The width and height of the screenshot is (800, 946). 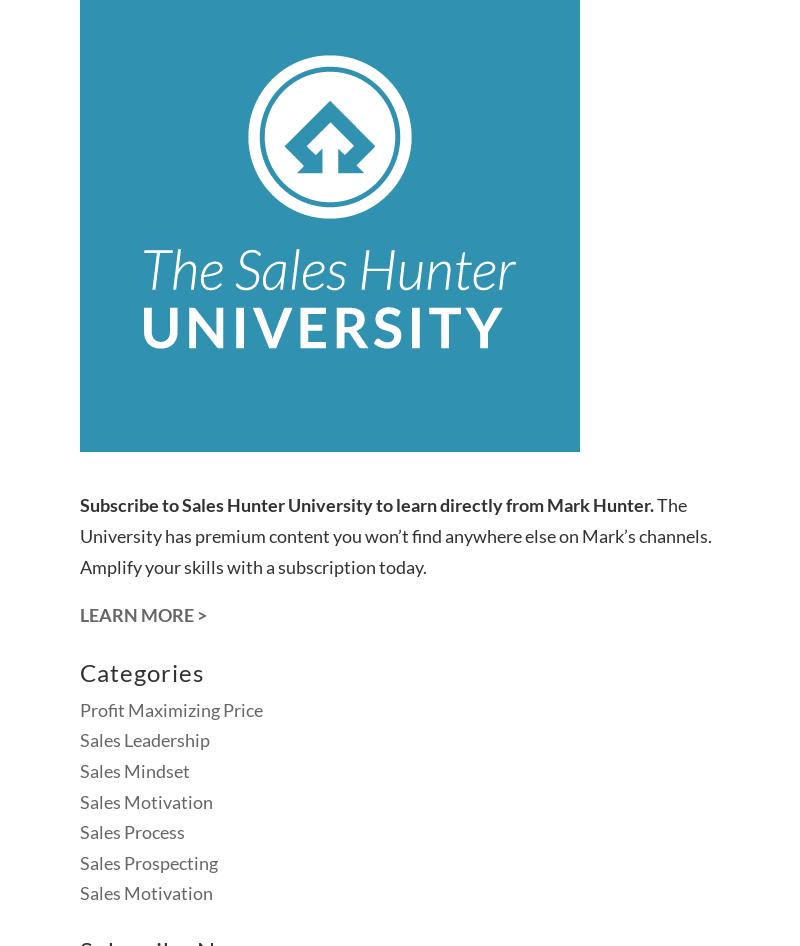 What do you see at coordinates (170, 709) in the screenshot?
I see `'Profit Maximizing Price'` at bounding box center [170, 709].